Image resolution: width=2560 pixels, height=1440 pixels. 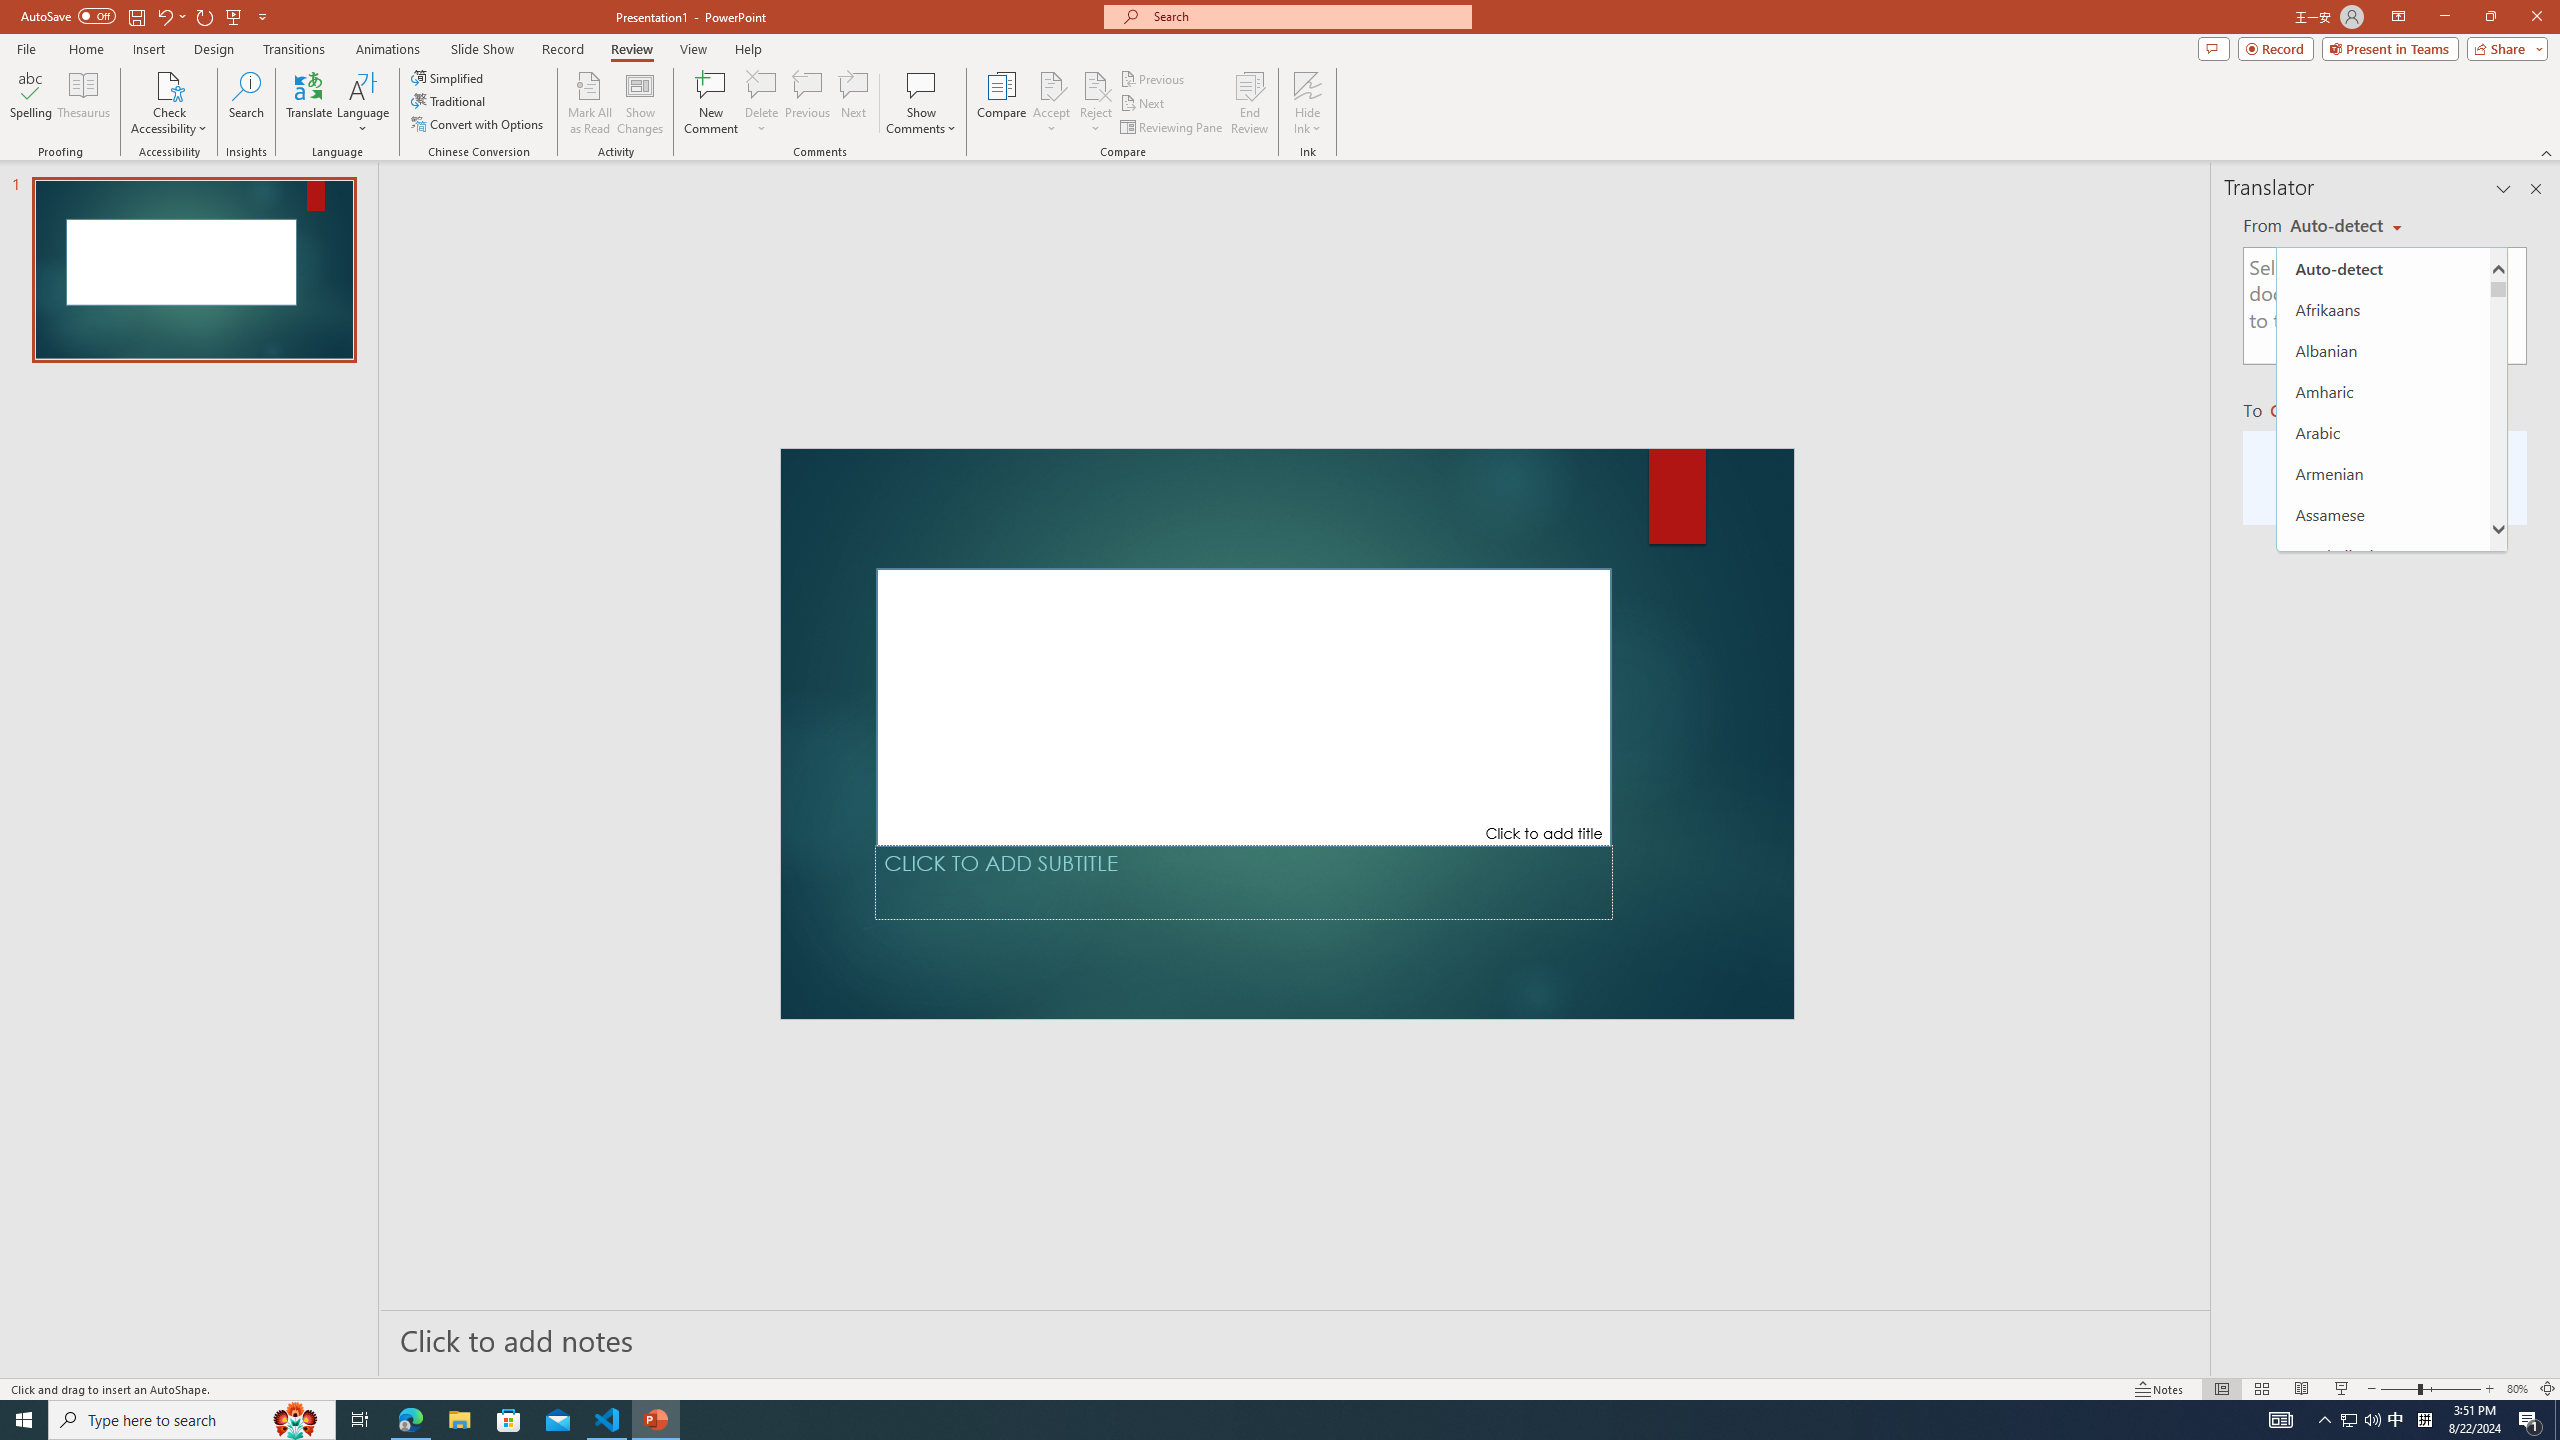 What do you see at coordinates (921, 103) in the screenshot?
I see `'Show Comments'` at bounding box center [921, 103].